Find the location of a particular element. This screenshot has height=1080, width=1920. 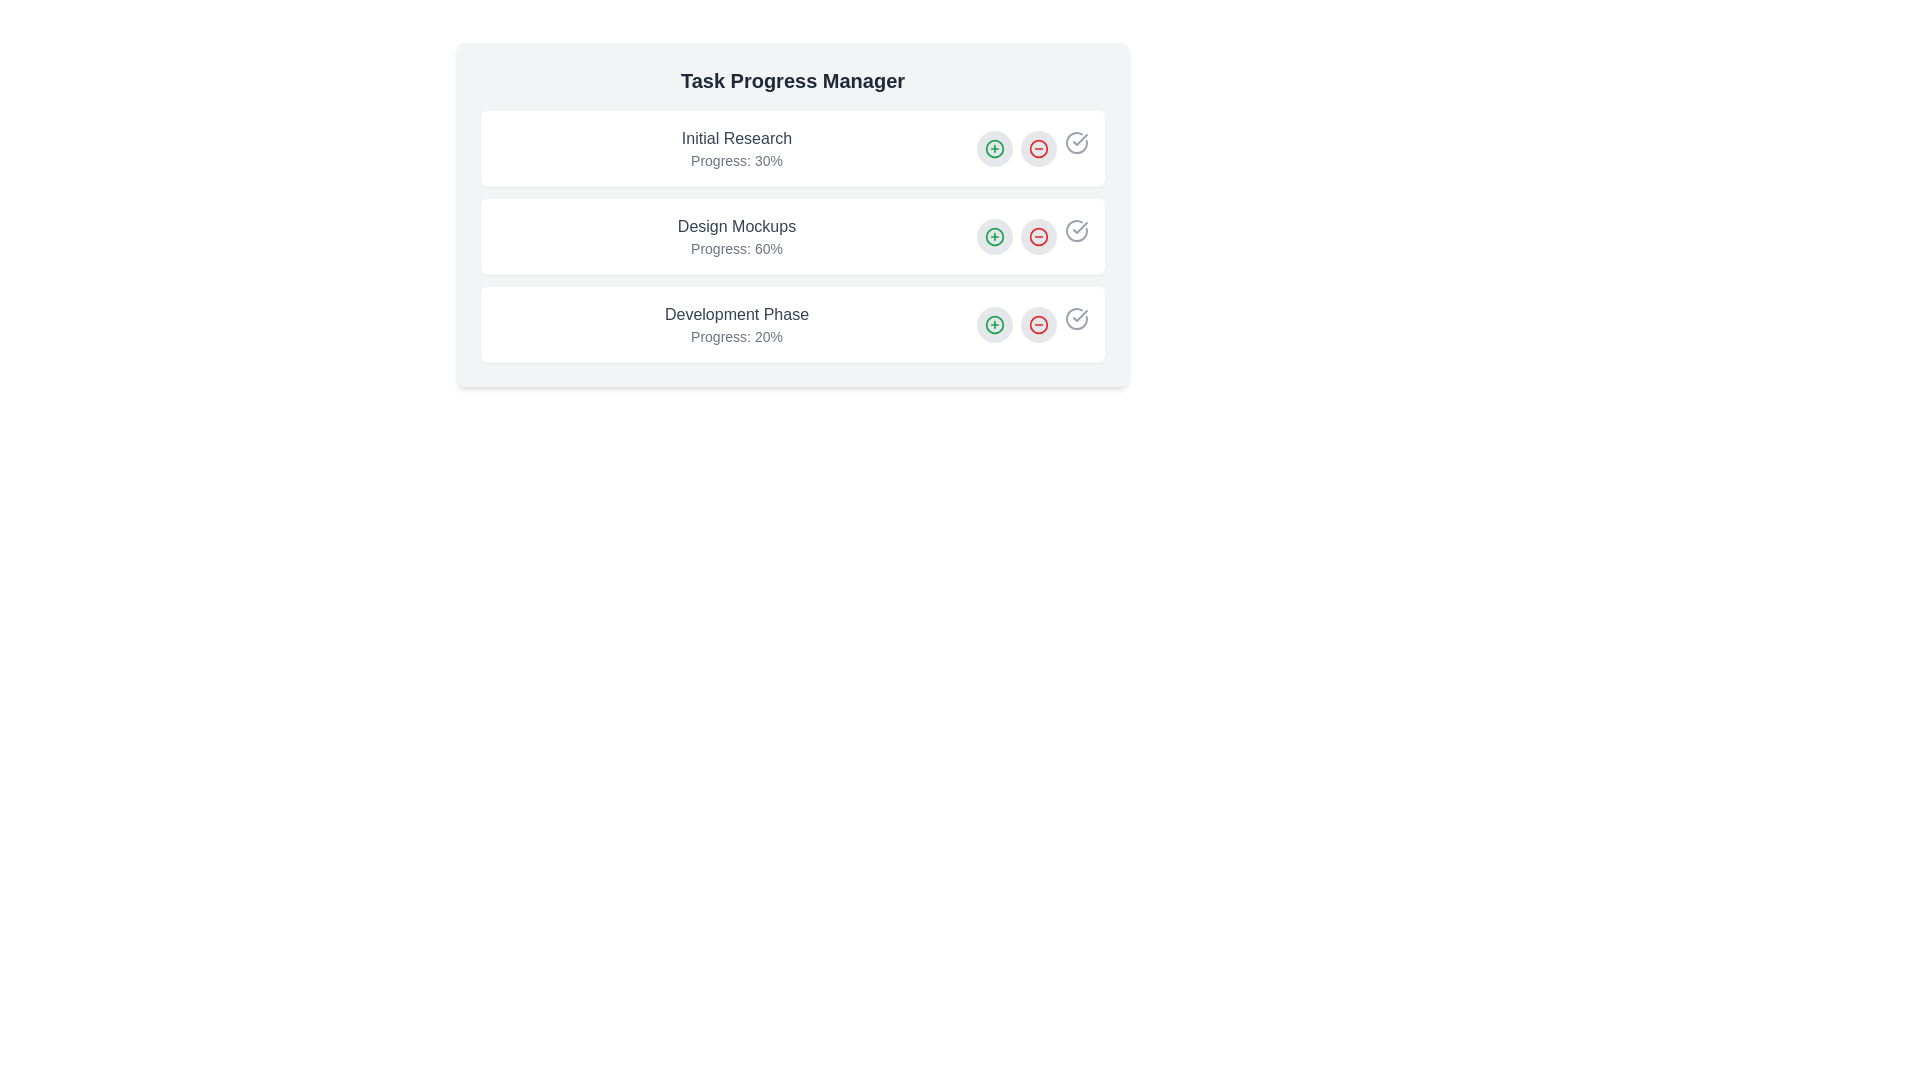

the static text label indicating 'Development Phase', which is the third task entry from the top of the list is located at coordinates (736, 315).